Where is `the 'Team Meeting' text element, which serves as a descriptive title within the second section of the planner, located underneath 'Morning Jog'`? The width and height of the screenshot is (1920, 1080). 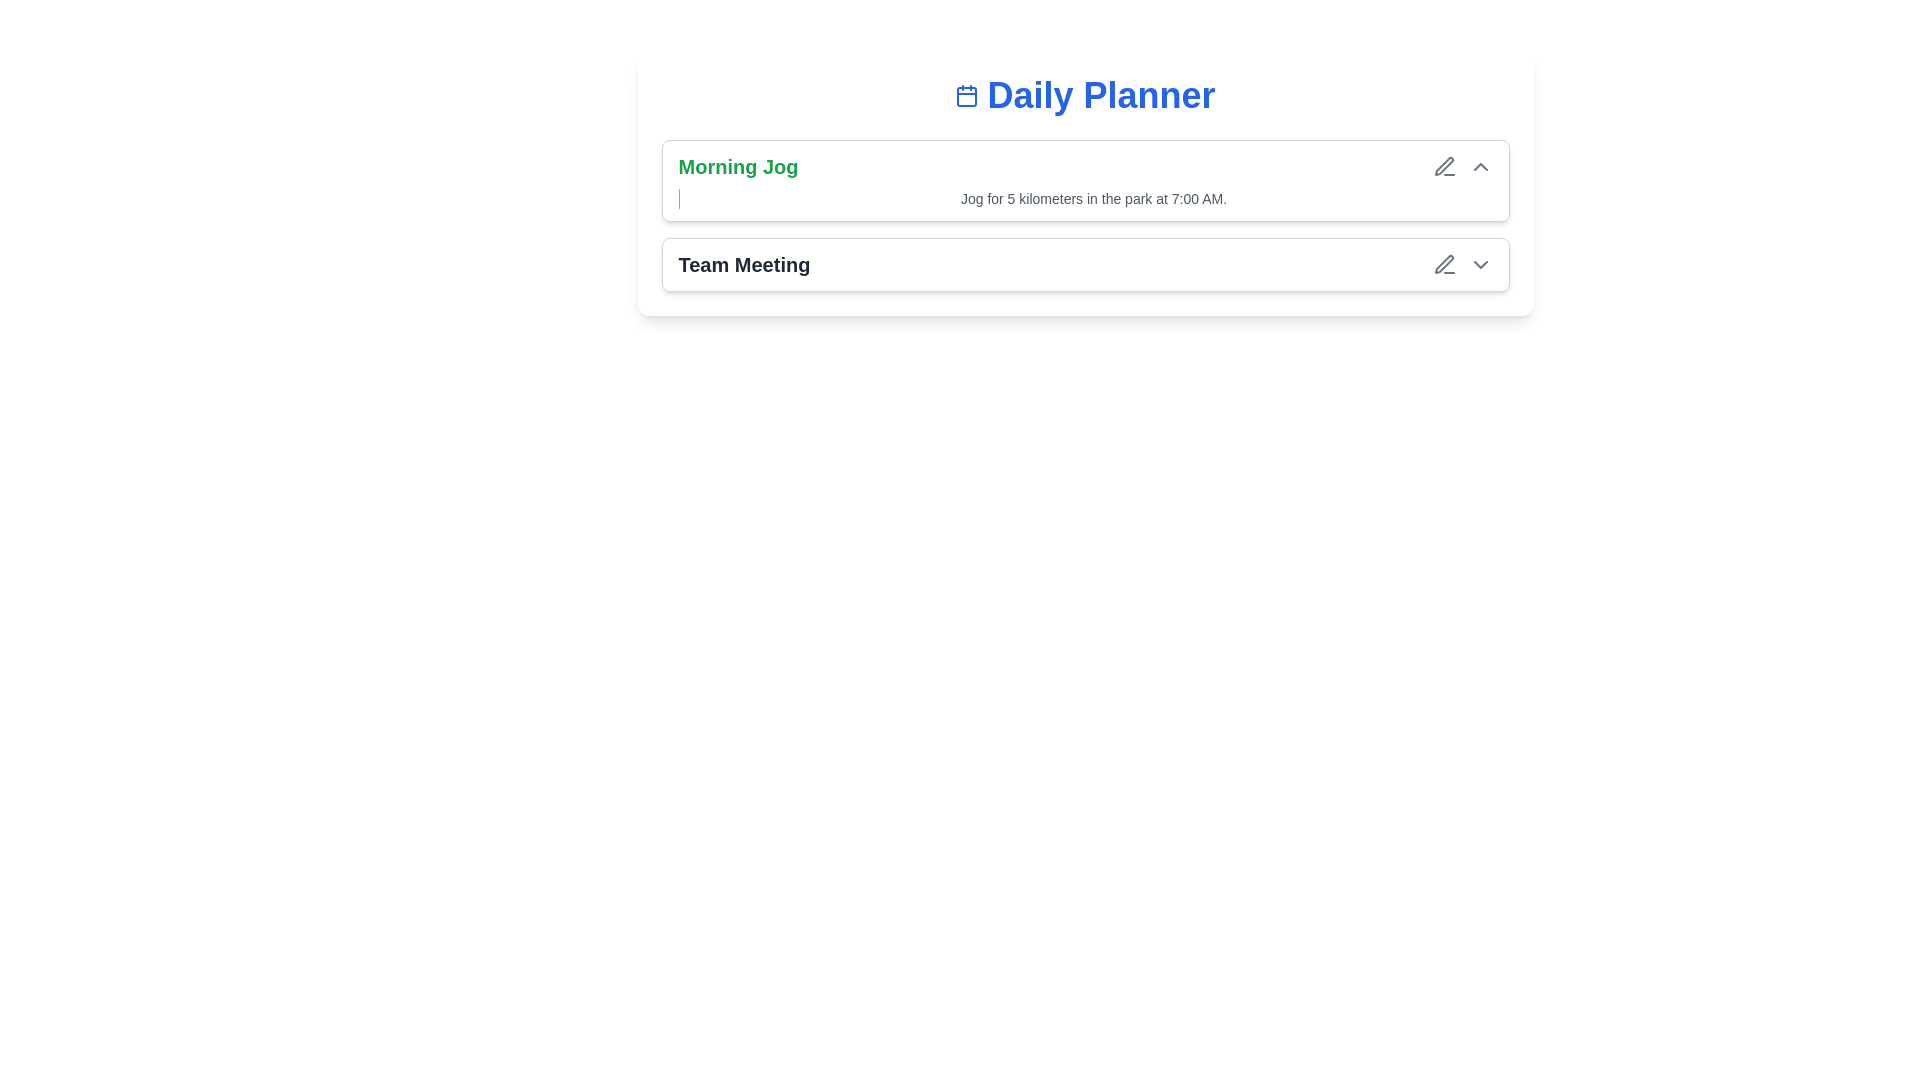 the 'Team Meeting' text element, which serves as a descriptive title within the second section of the planner, located underneath 'Morning Jog' is located at coordinates (743, 264).